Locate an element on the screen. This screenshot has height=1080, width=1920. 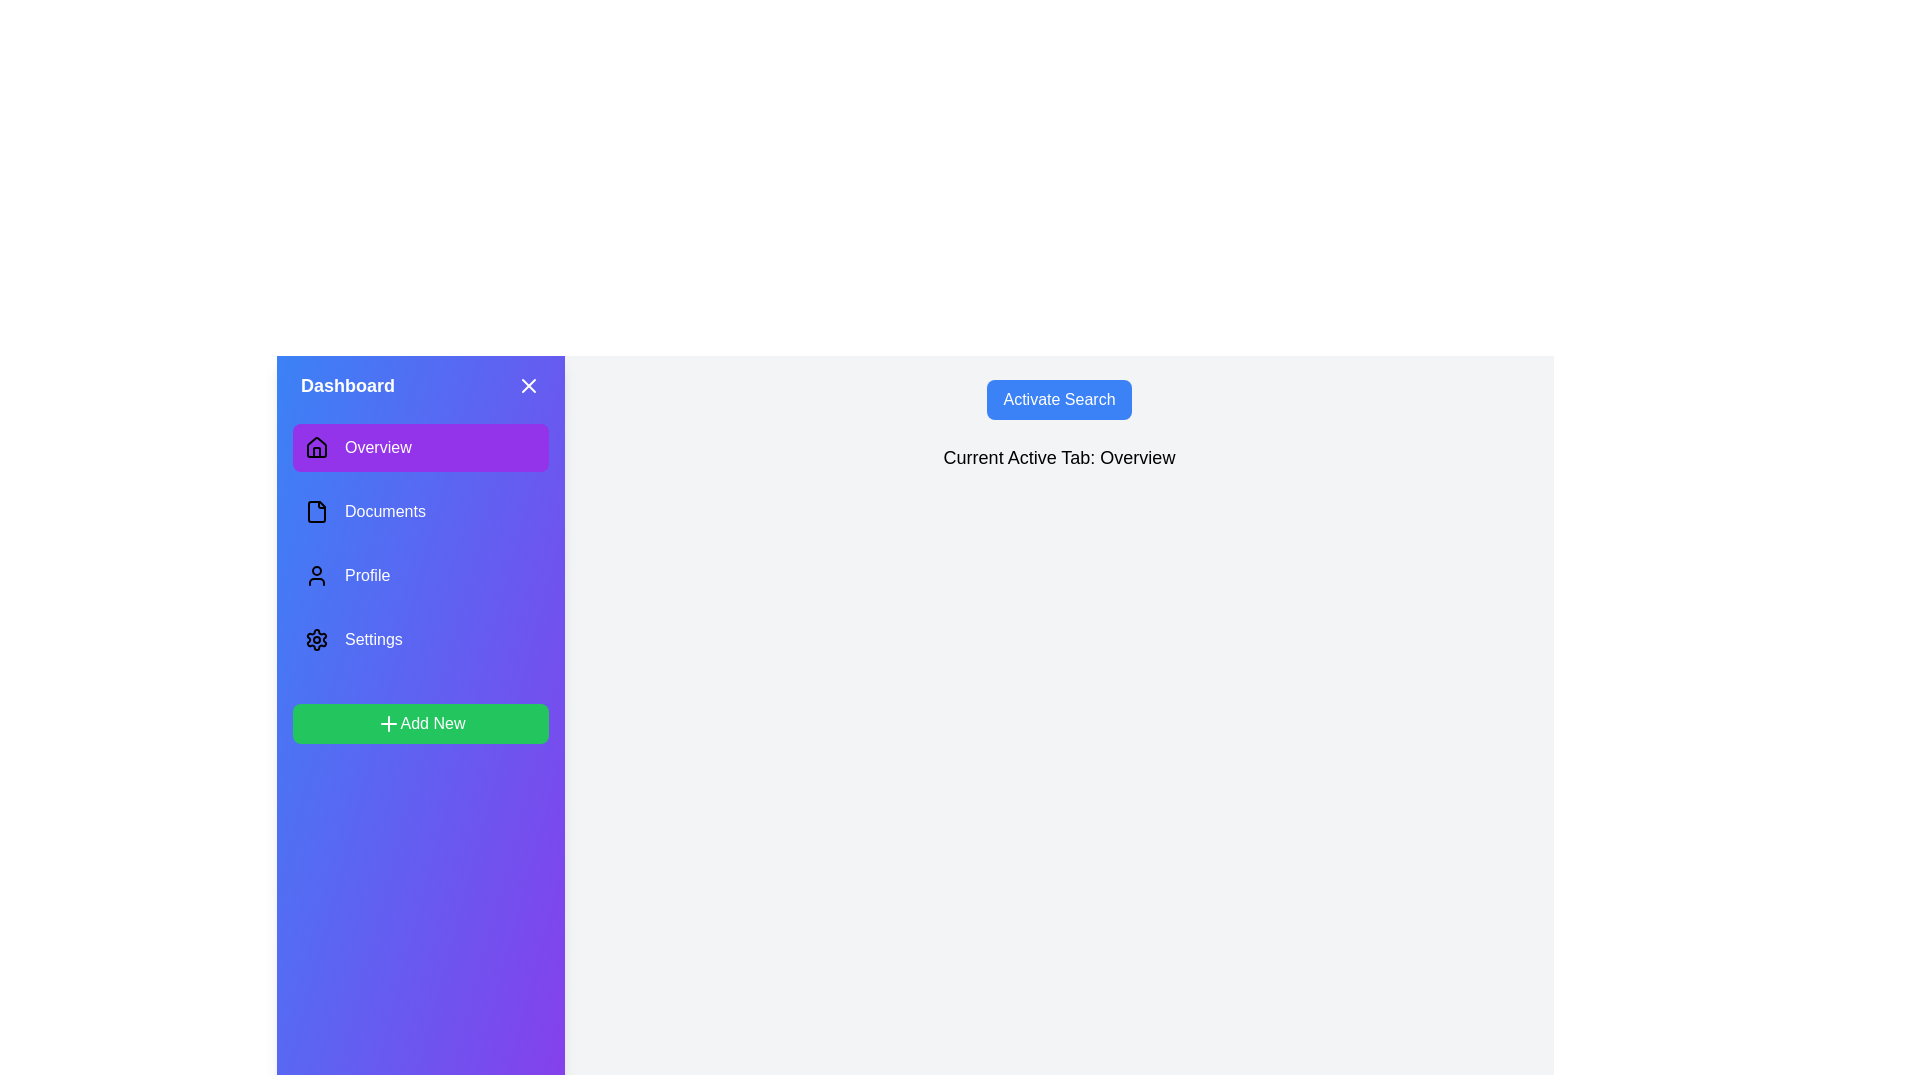
the house icon in the vertical navigation menu, which is located to the left of the 'Overview' text and is the first element among the navigation icons is located at coordinates (315, 446).